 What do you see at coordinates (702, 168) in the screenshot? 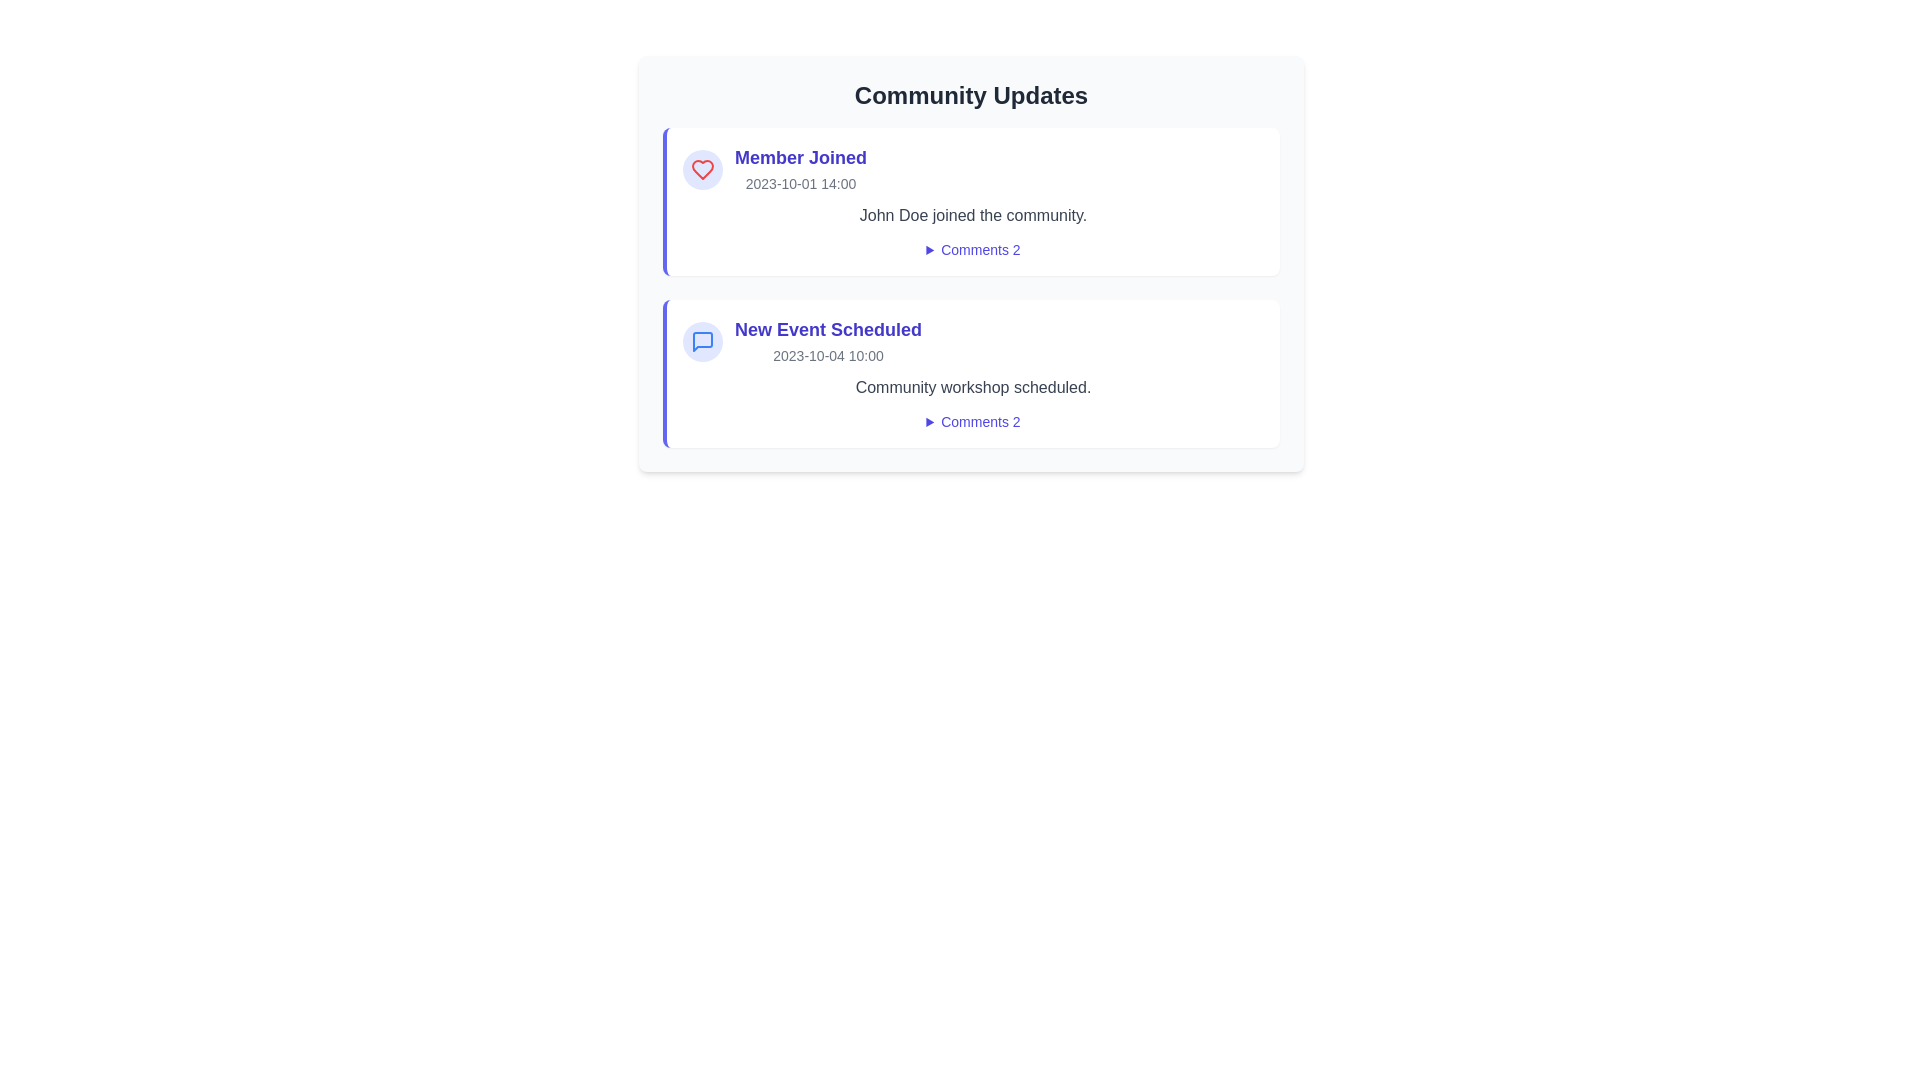
I see `the heart icon representing a 'like' or 'favorite' symbol located within the first notification item titled 'Member Joined'` at bounding box center [702, 168].